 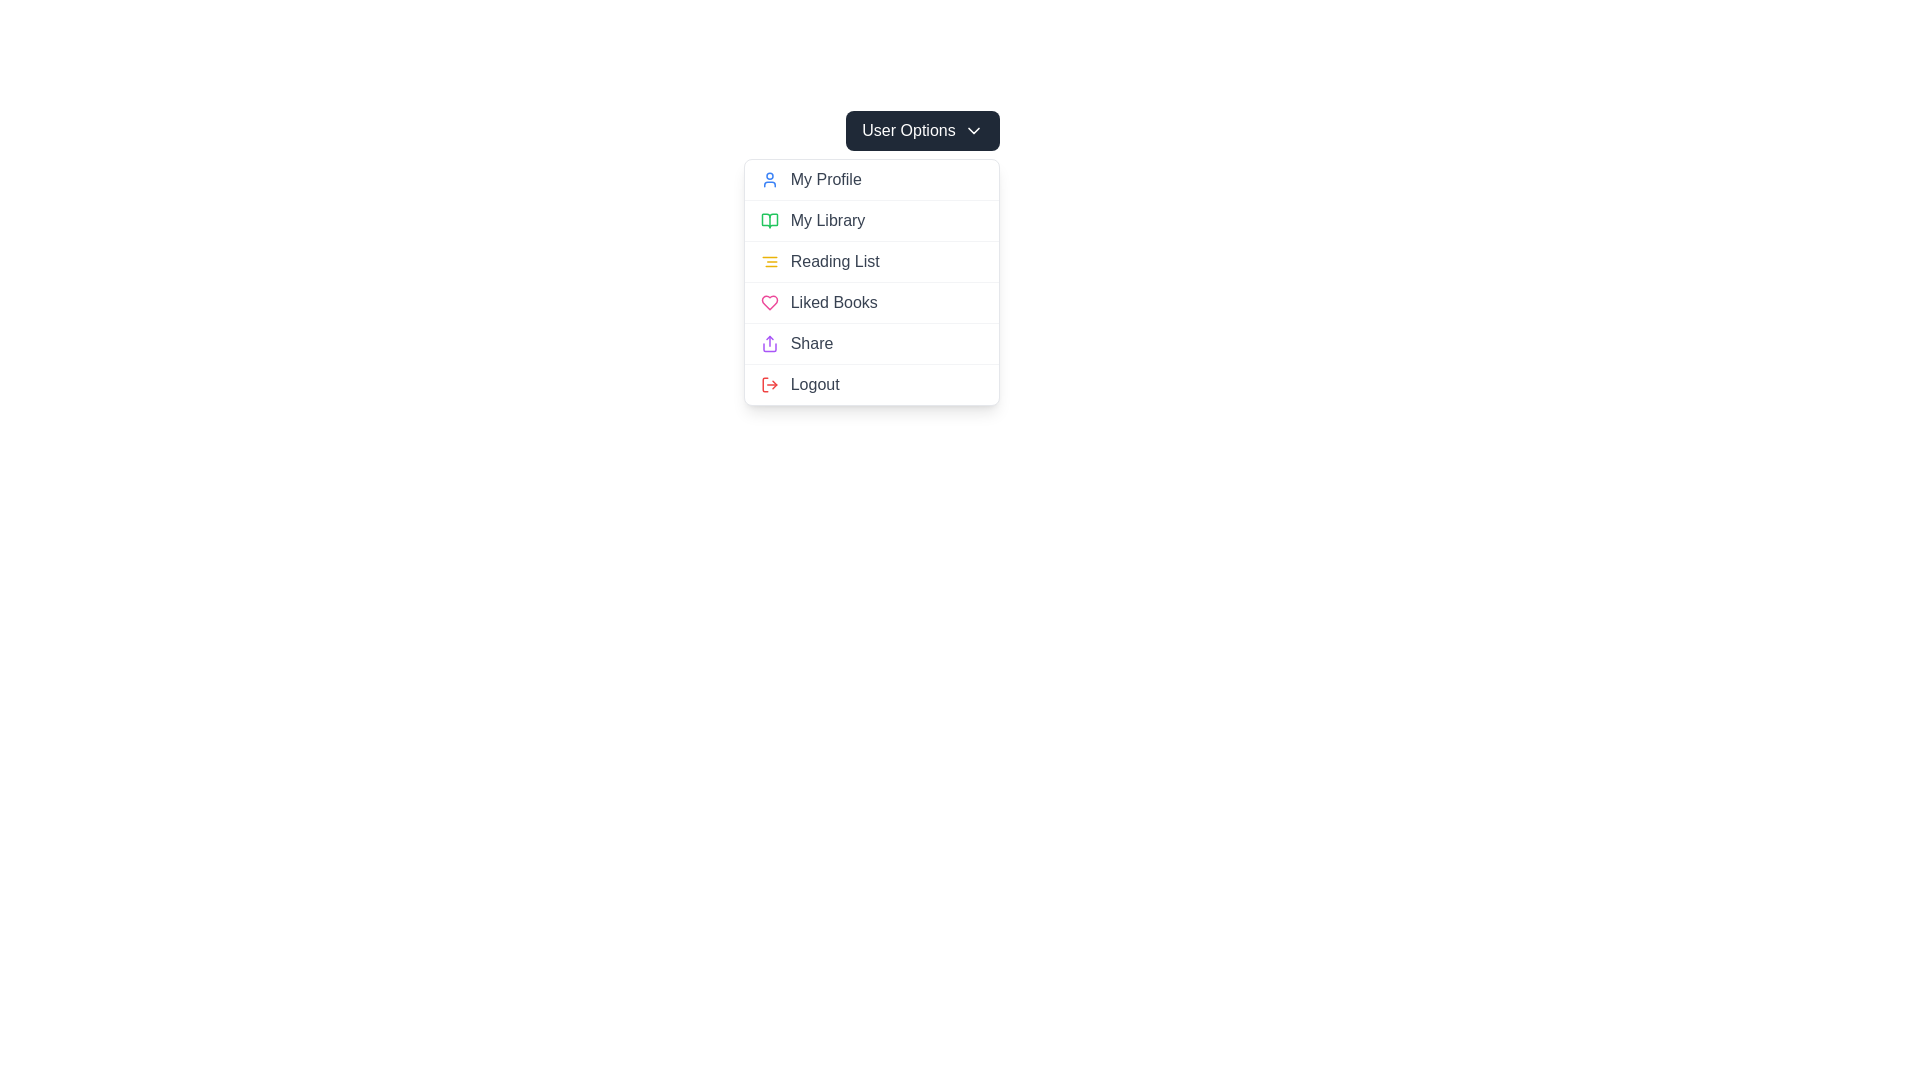 I want to click on the logout button located at the bottom of the vertical menu, which includes options like 'My Profile', 'My Library', and 'Share', so click(x=871, y=384).